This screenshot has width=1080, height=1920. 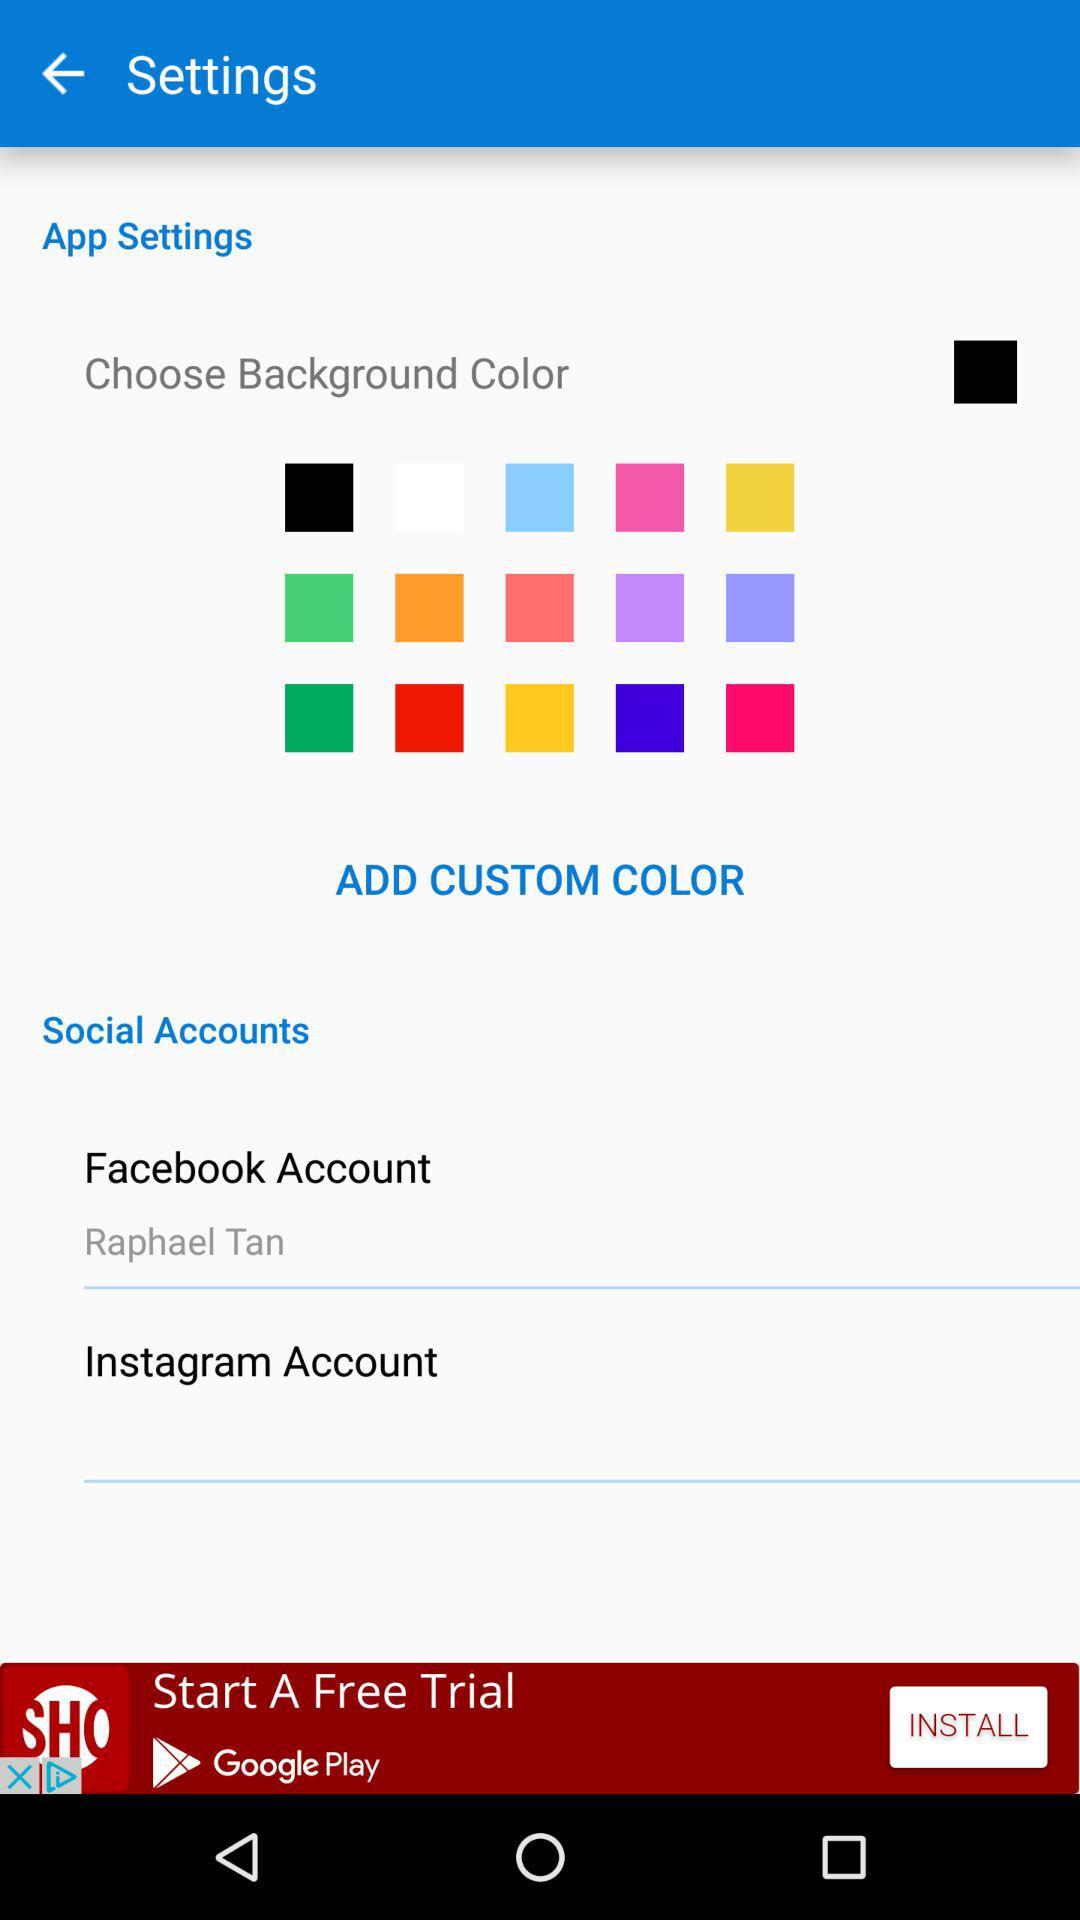 What do you see at coordinates (318, 497) in the screenshot?
I see `choose background color option` at bounding box center [318, 497].